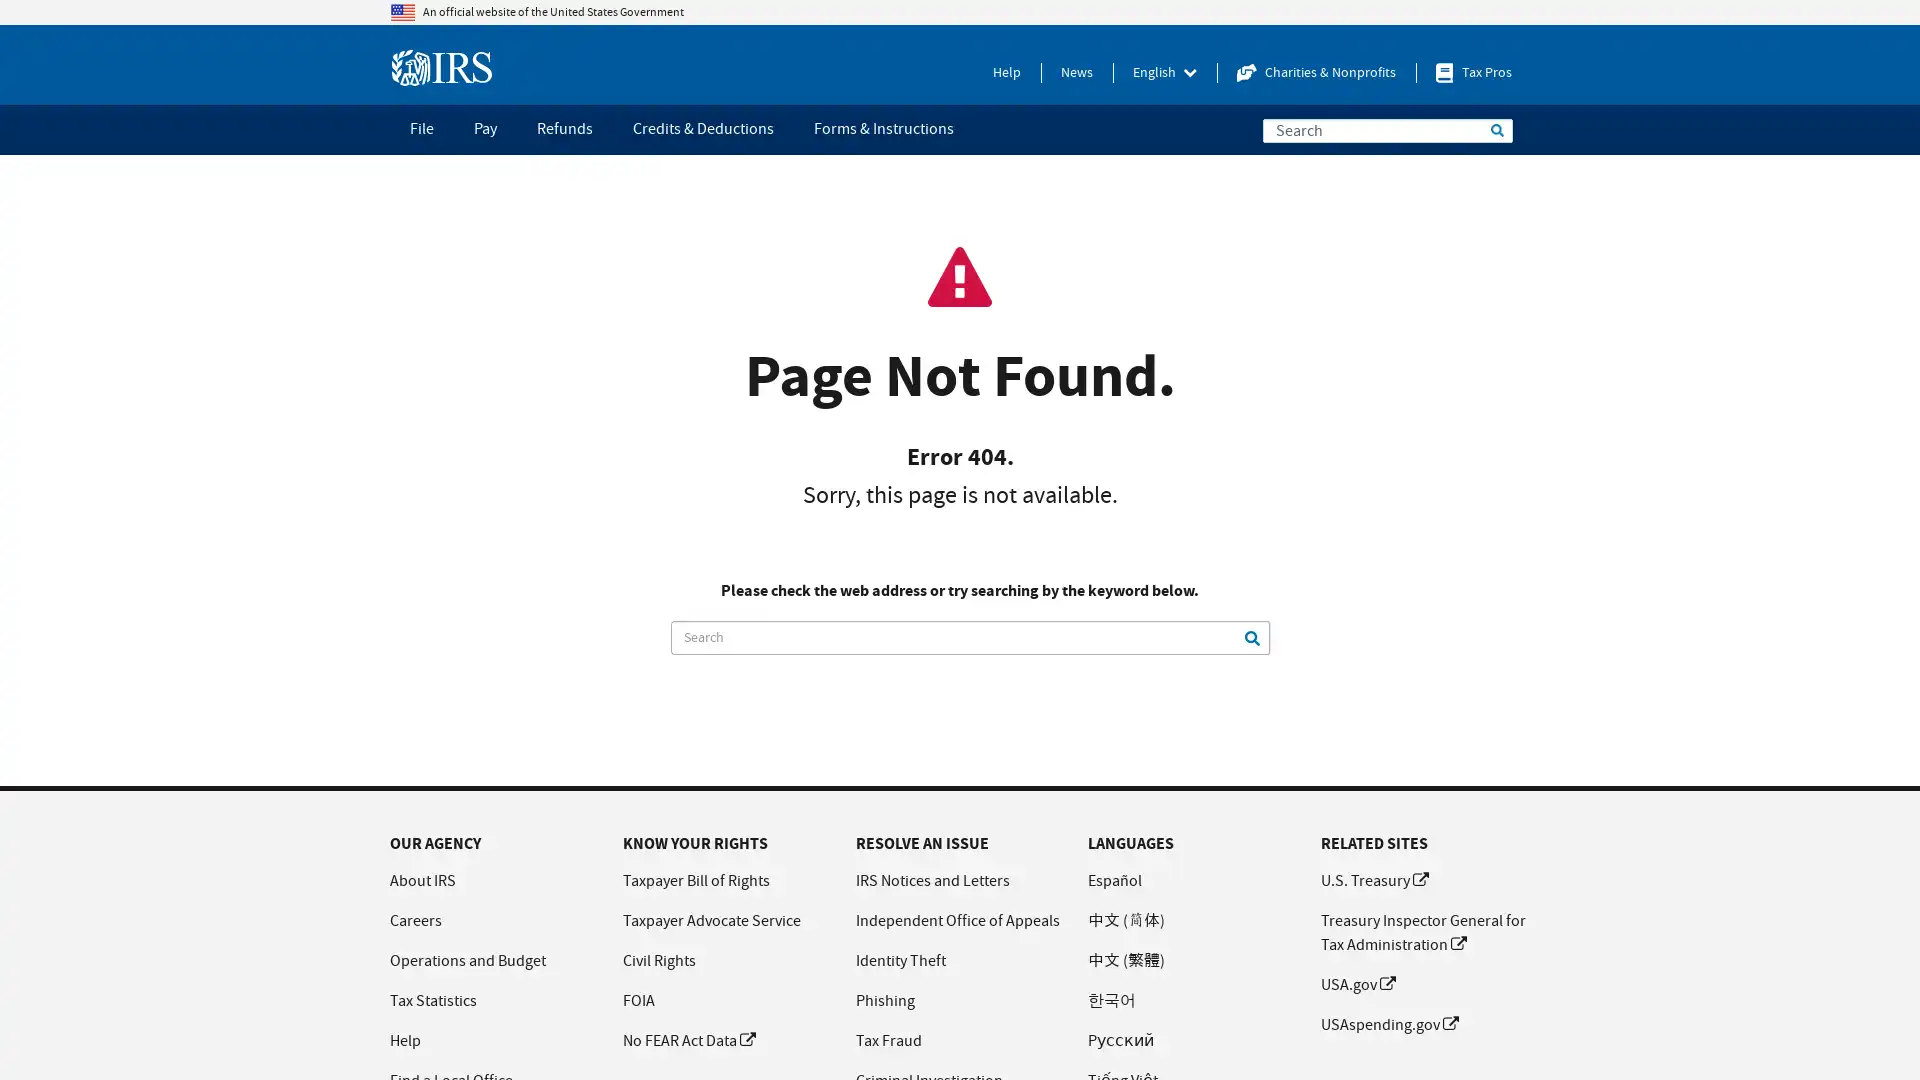  What do you see at coordinates (694, 844) in the screenshot?
I see `KNOW YOUR RIGHTS` at bounding box center [694, 844].